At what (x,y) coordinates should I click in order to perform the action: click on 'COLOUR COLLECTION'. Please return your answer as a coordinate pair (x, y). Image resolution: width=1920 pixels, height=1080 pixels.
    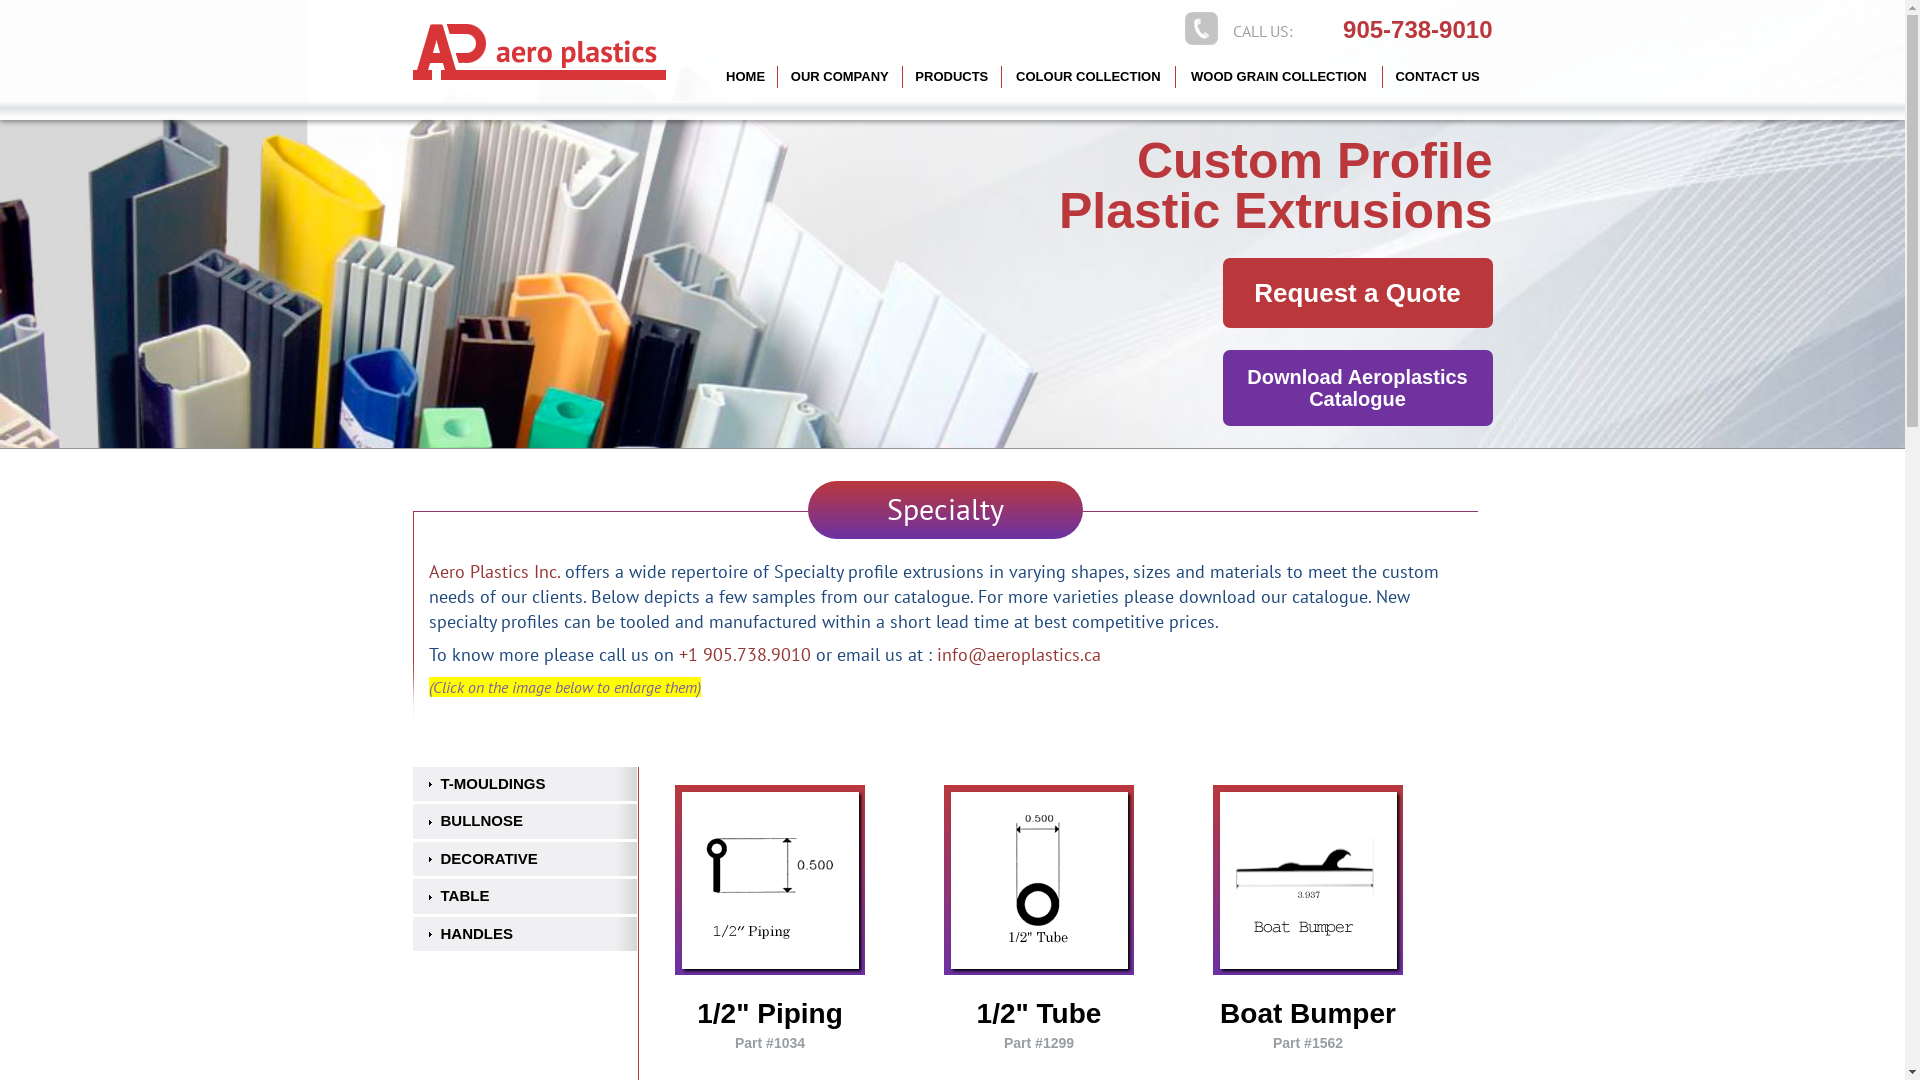
    Looking at the image, I should click on (1088, 76).